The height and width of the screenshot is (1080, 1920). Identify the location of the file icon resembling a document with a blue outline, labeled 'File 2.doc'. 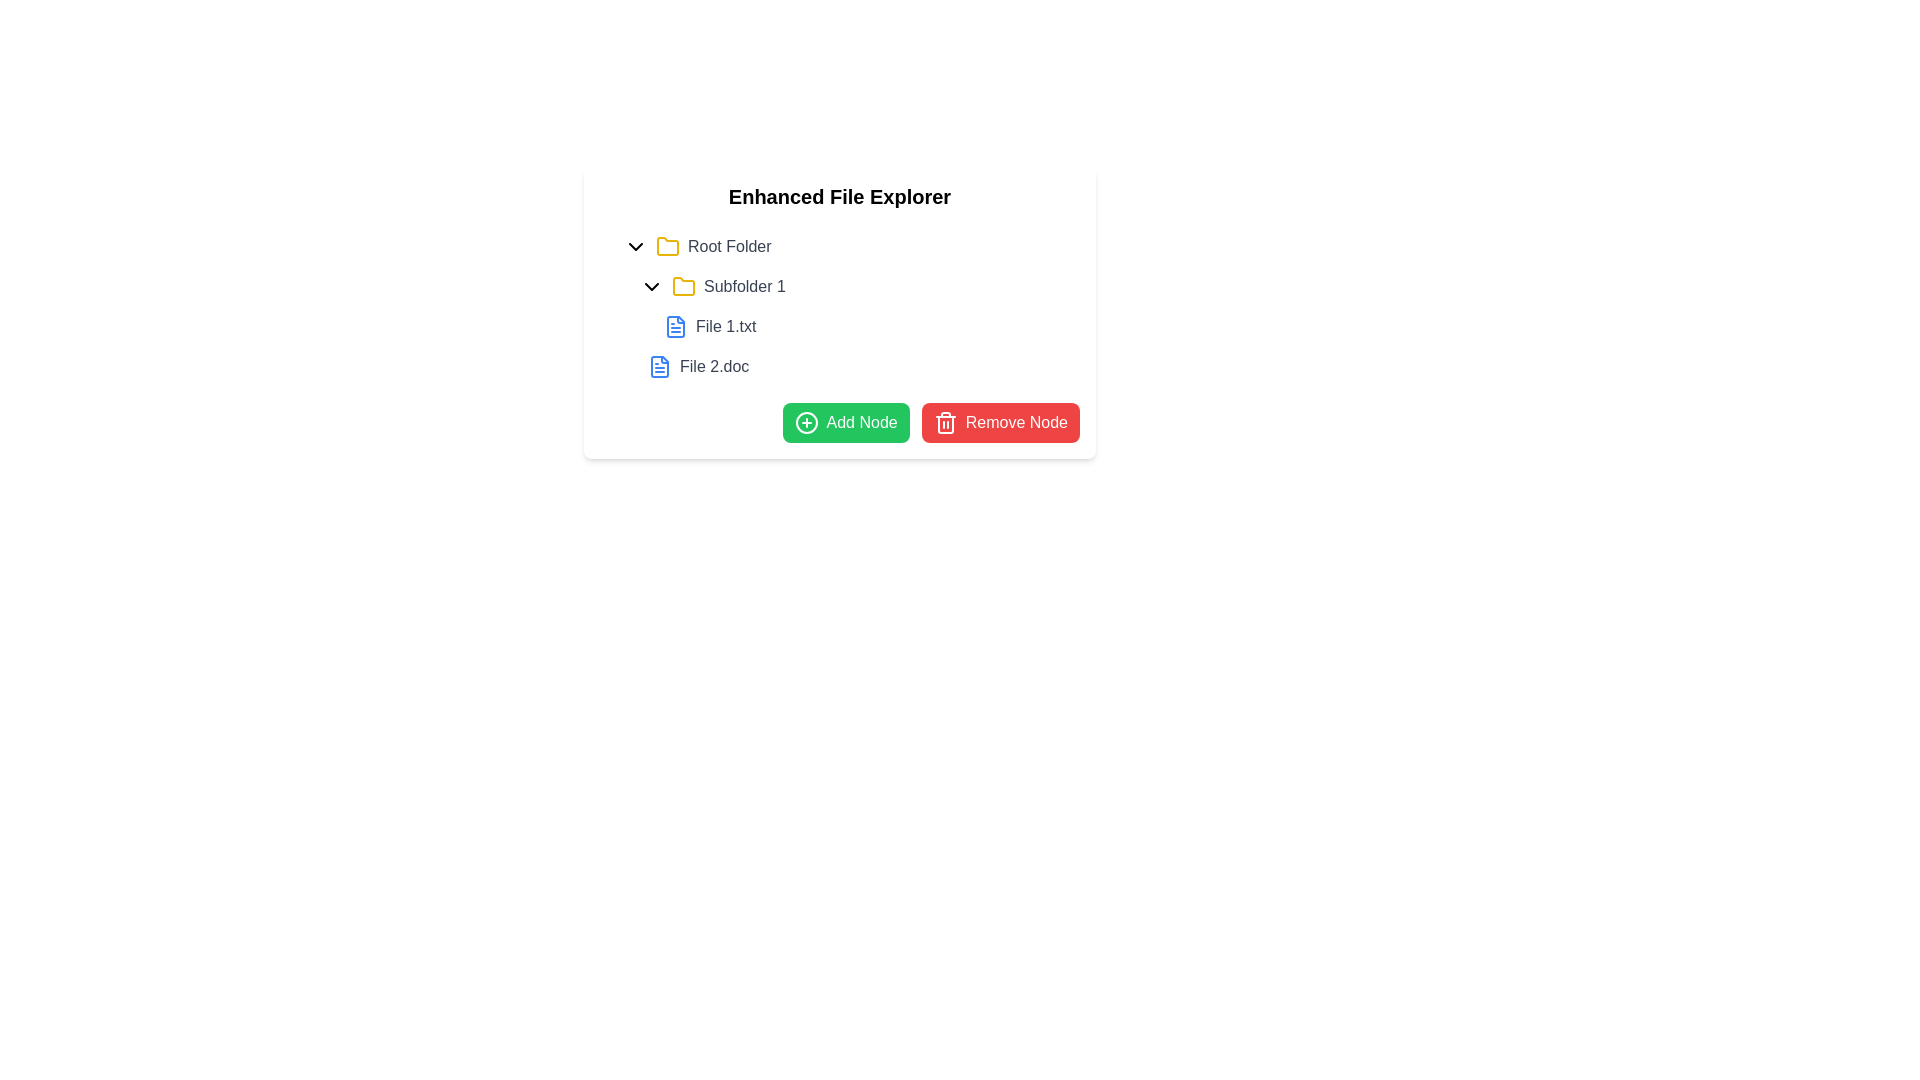
(660, 366).